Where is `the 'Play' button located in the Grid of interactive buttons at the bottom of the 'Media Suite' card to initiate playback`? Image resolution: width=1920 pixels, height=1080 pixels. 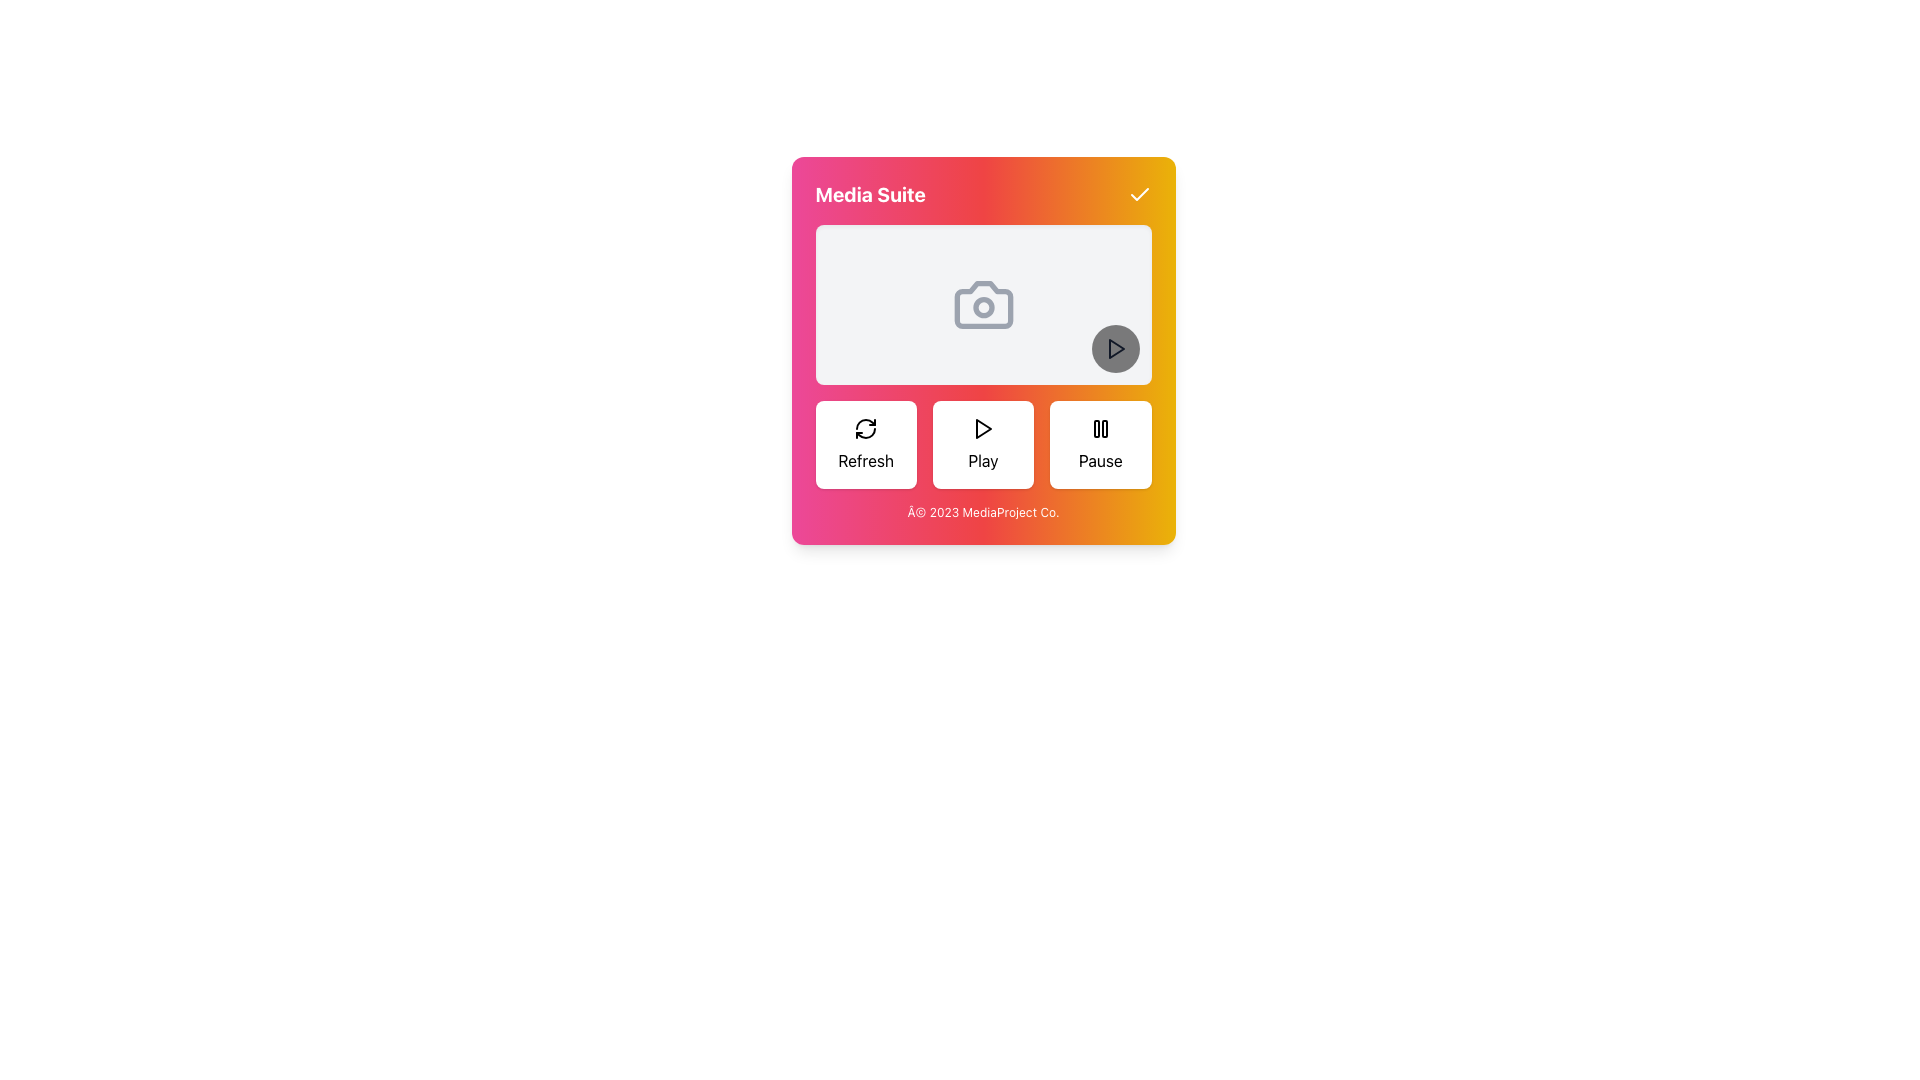 the 'Play' button located in the Grid of interactive buttons at the bottom of the 'Media Suite' card to initiate playback is located at coordinates (983, 443).